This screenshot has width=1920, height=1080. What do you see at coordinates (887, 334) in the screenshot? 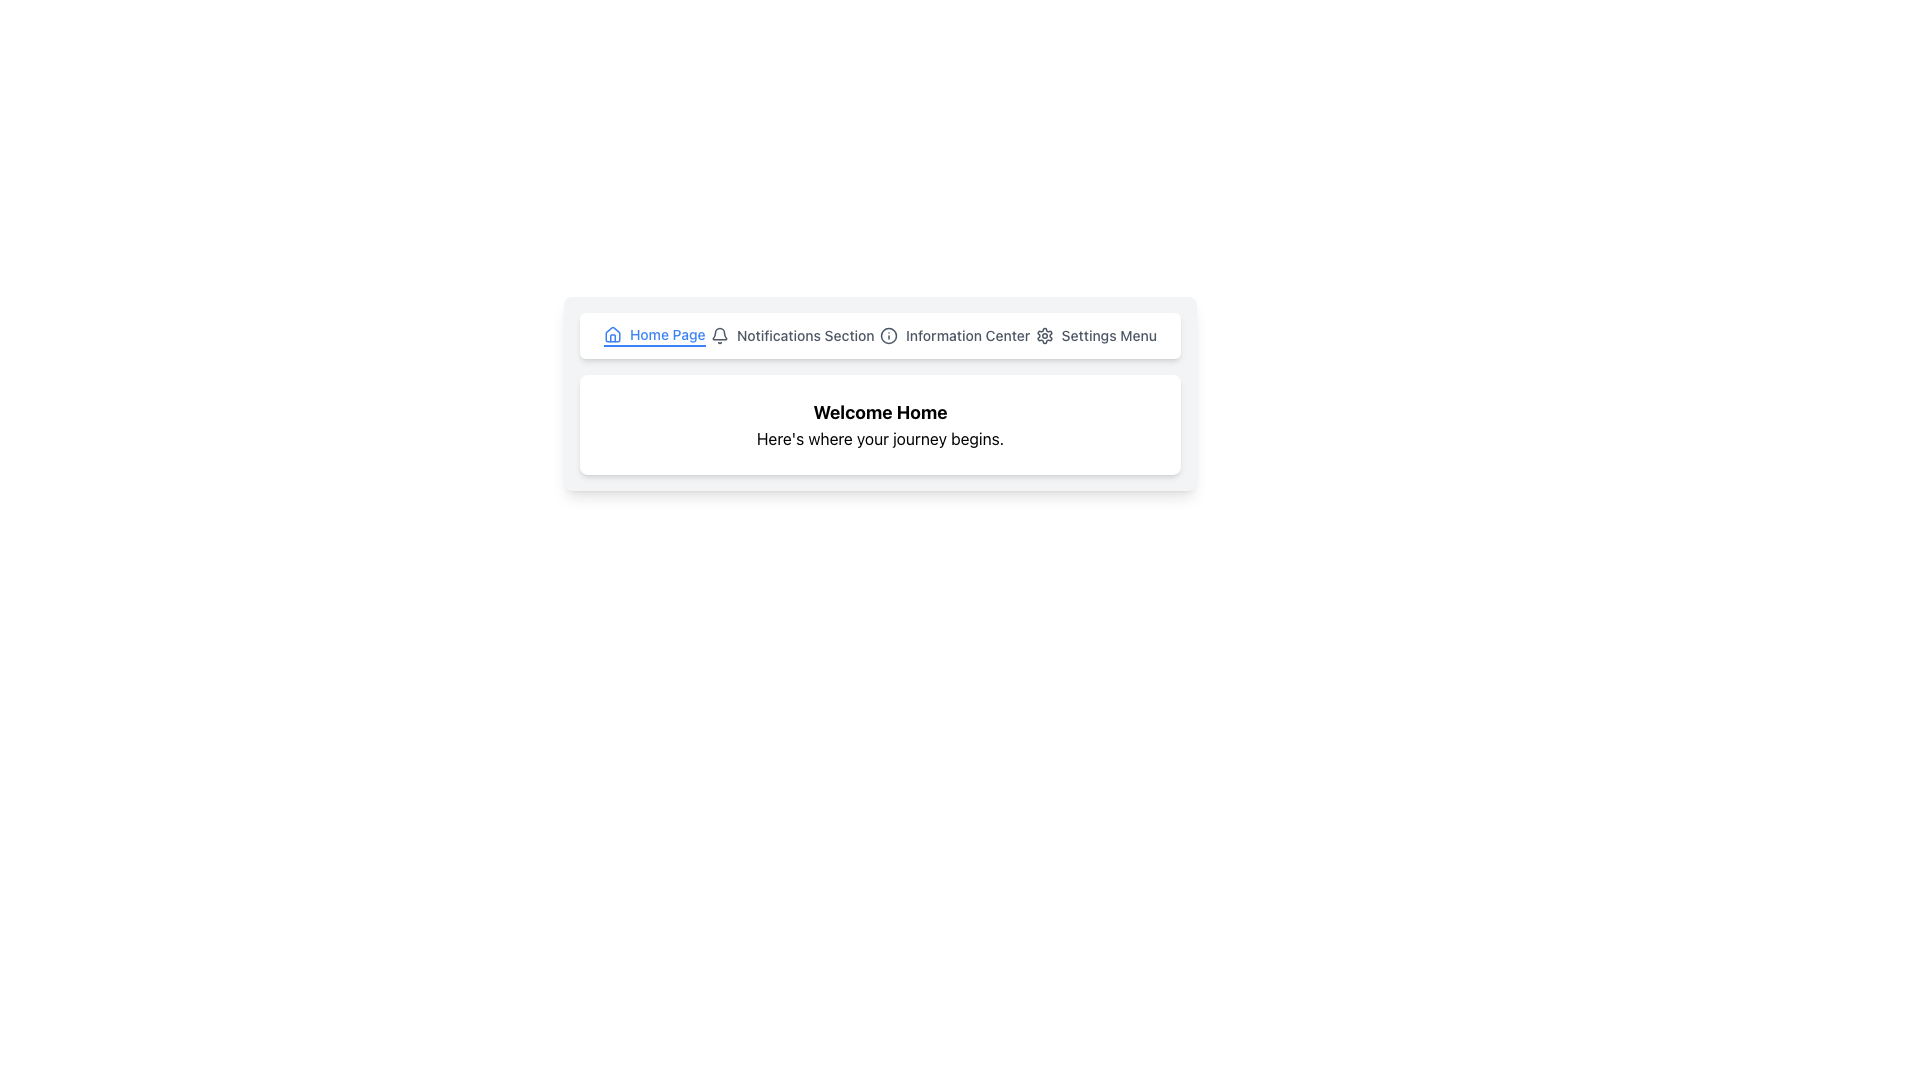
I see `the small circular information icon with a stylized 'i' symbol located in the navigation bar to the left of the 'Information Center' text for more information` at bounding box center [887, 334].